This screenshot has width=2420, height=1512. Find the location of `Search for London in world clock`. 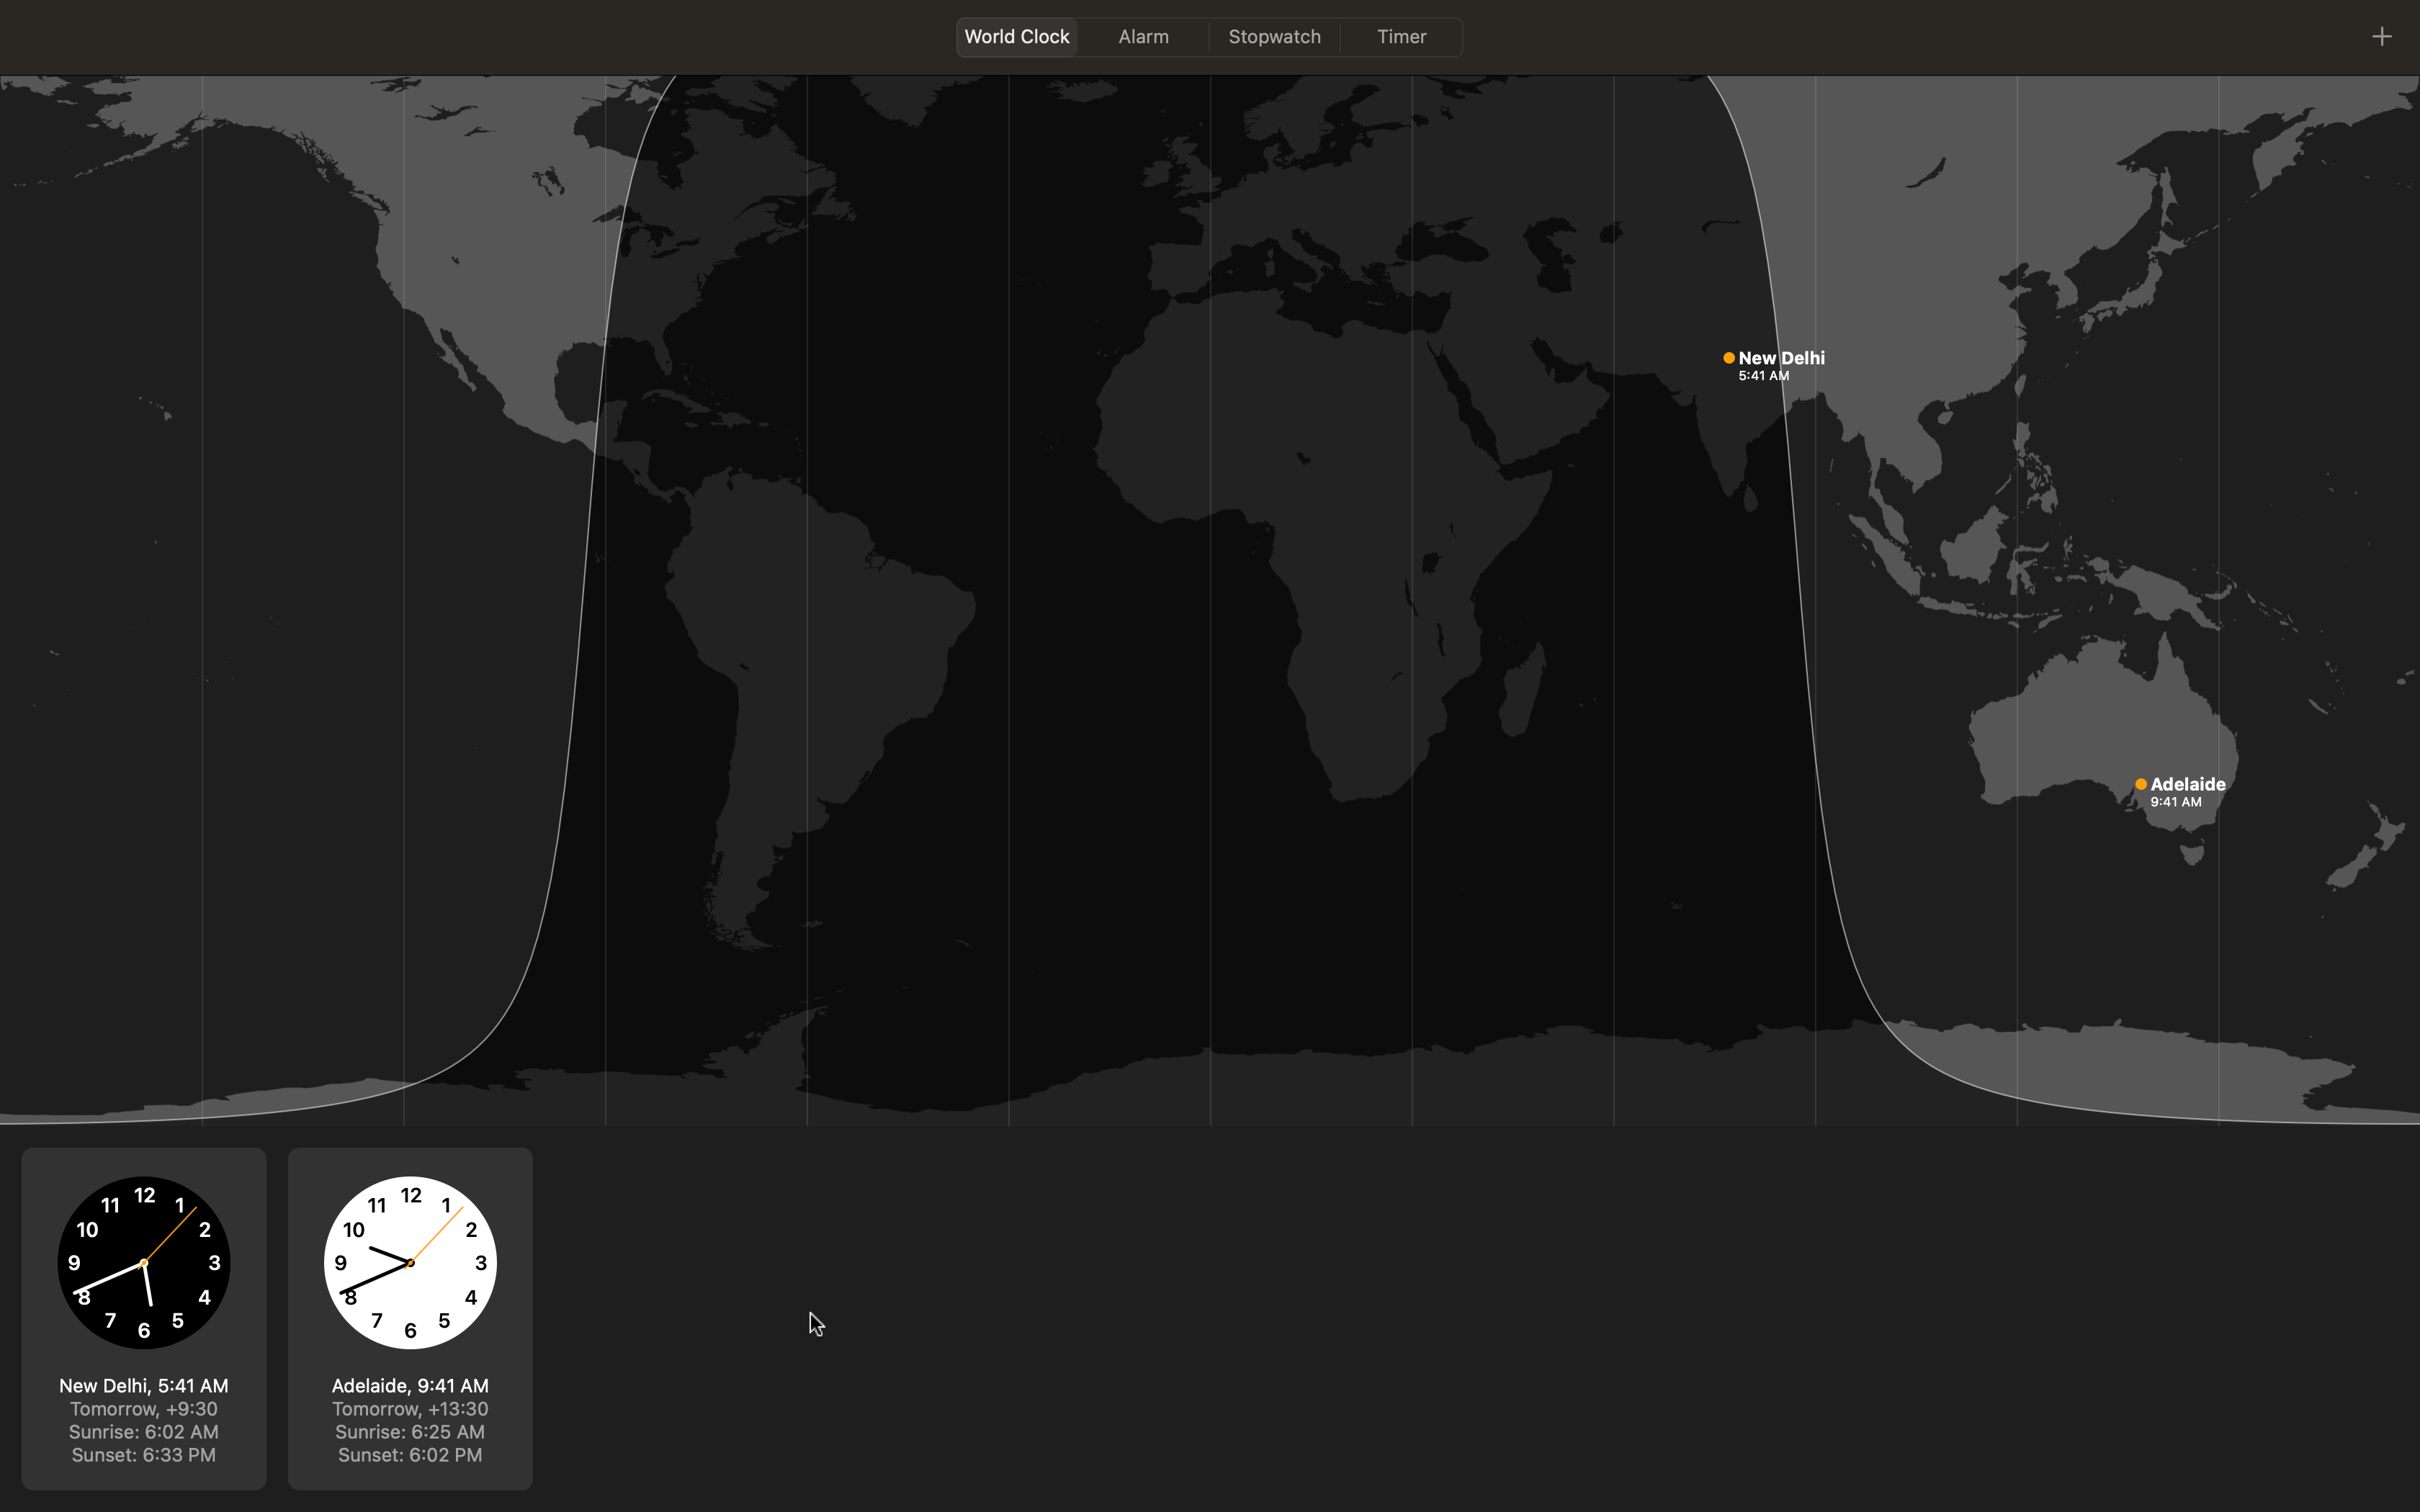

Search for London in world clock is located at coordinates (2381, 33).